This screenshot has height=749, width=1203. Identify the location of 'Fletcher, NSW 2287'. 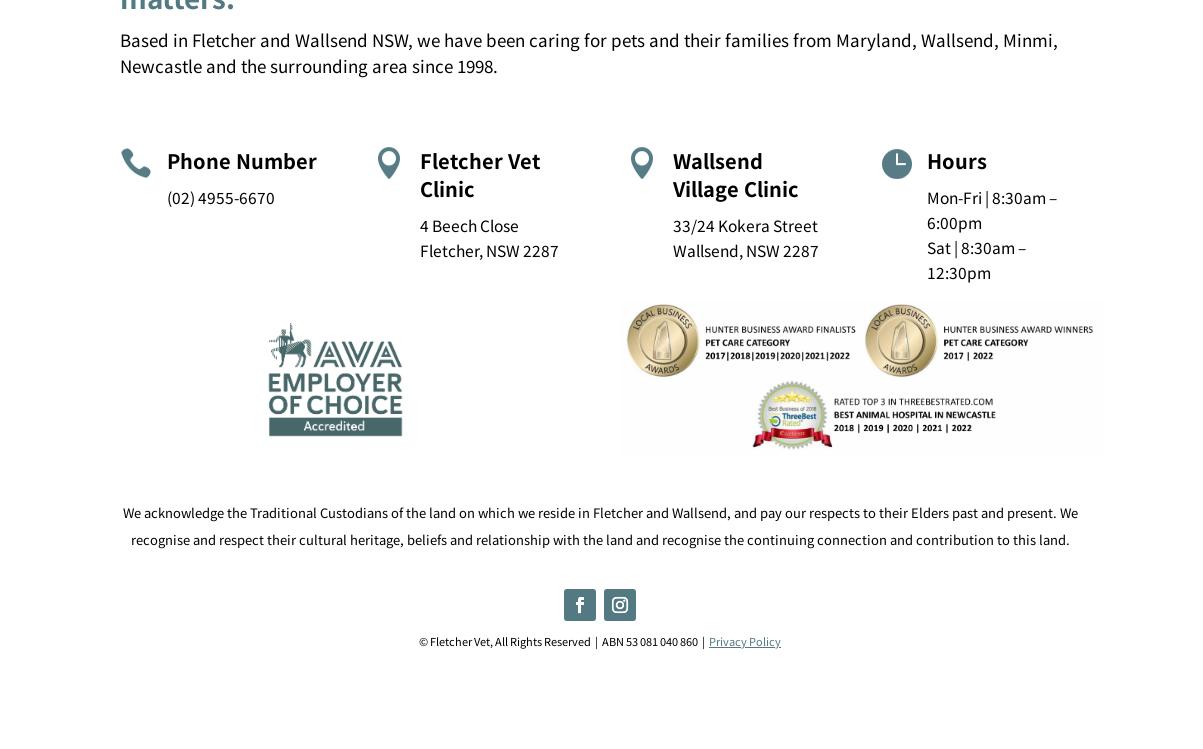
(489, 248).